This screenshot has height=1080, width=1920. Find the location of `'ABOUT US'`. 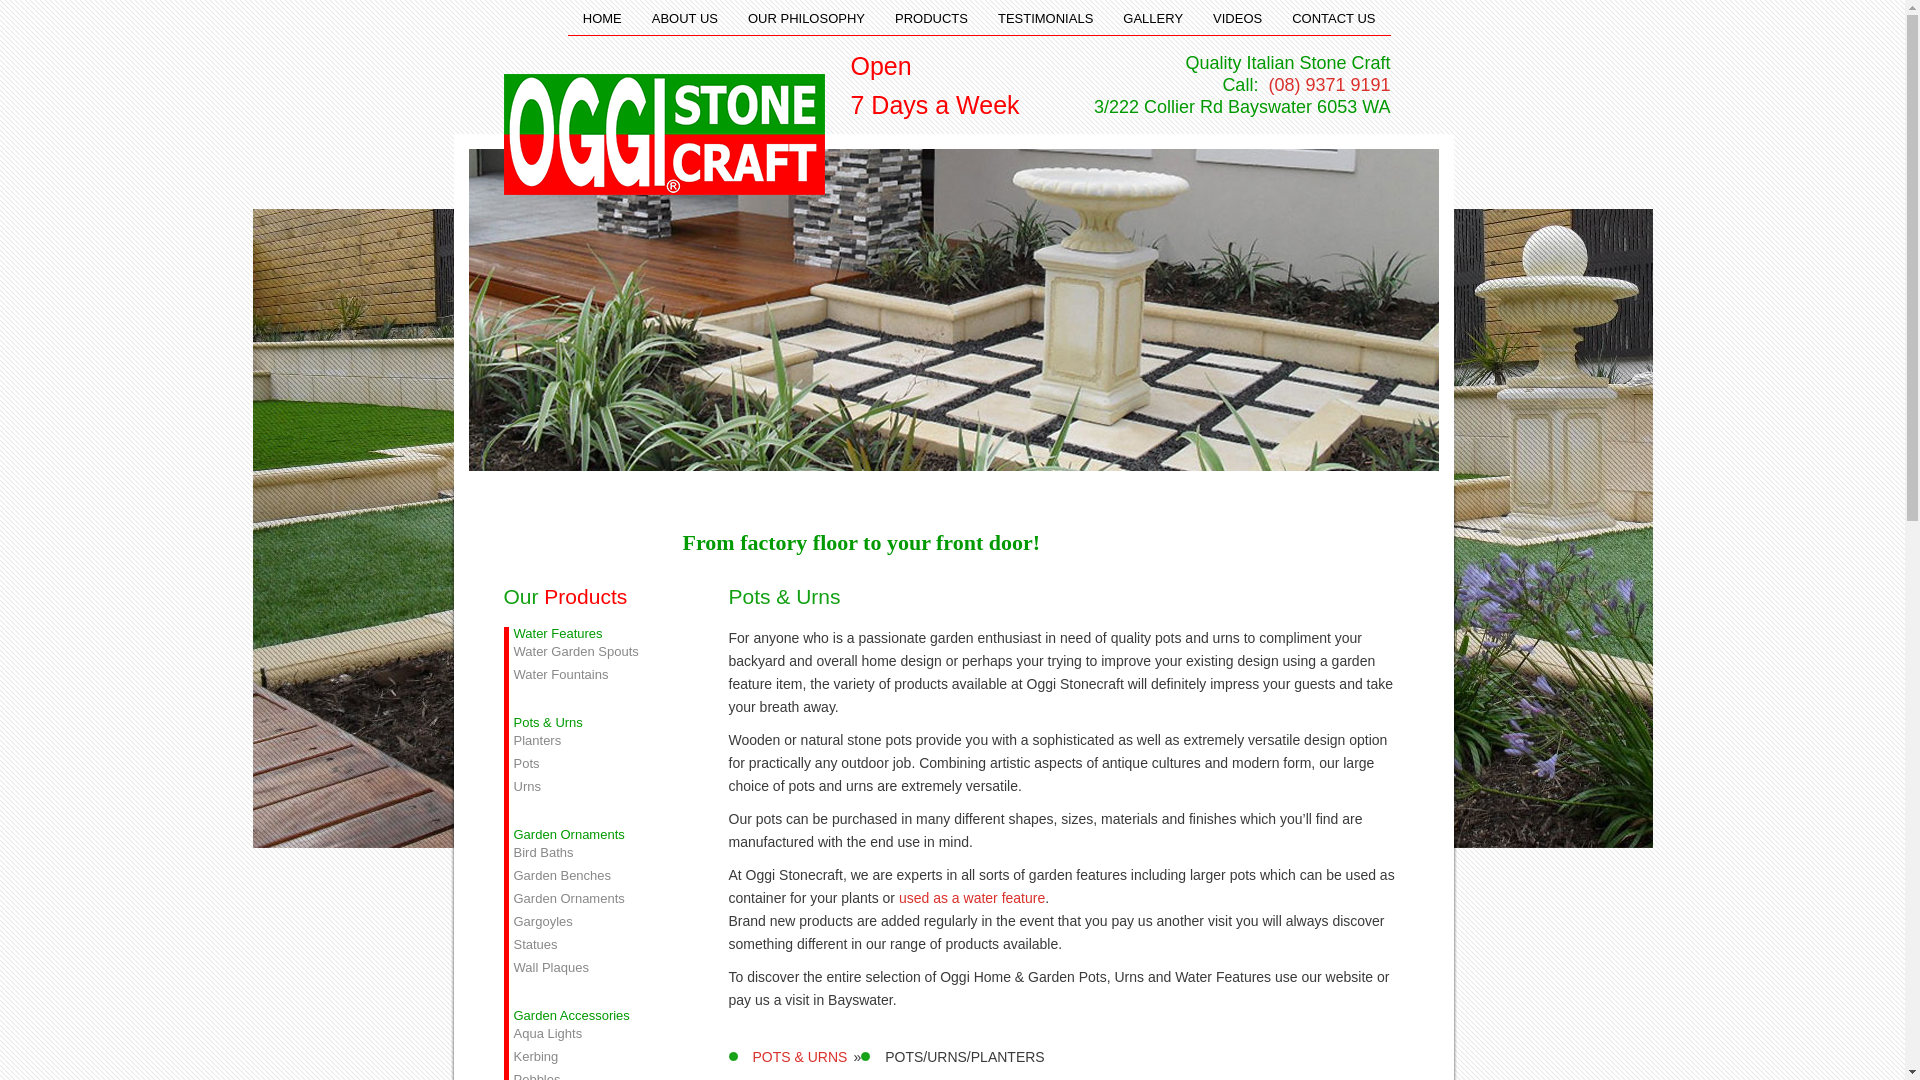

'ABOUT US' is located at coordinates (685, 17).